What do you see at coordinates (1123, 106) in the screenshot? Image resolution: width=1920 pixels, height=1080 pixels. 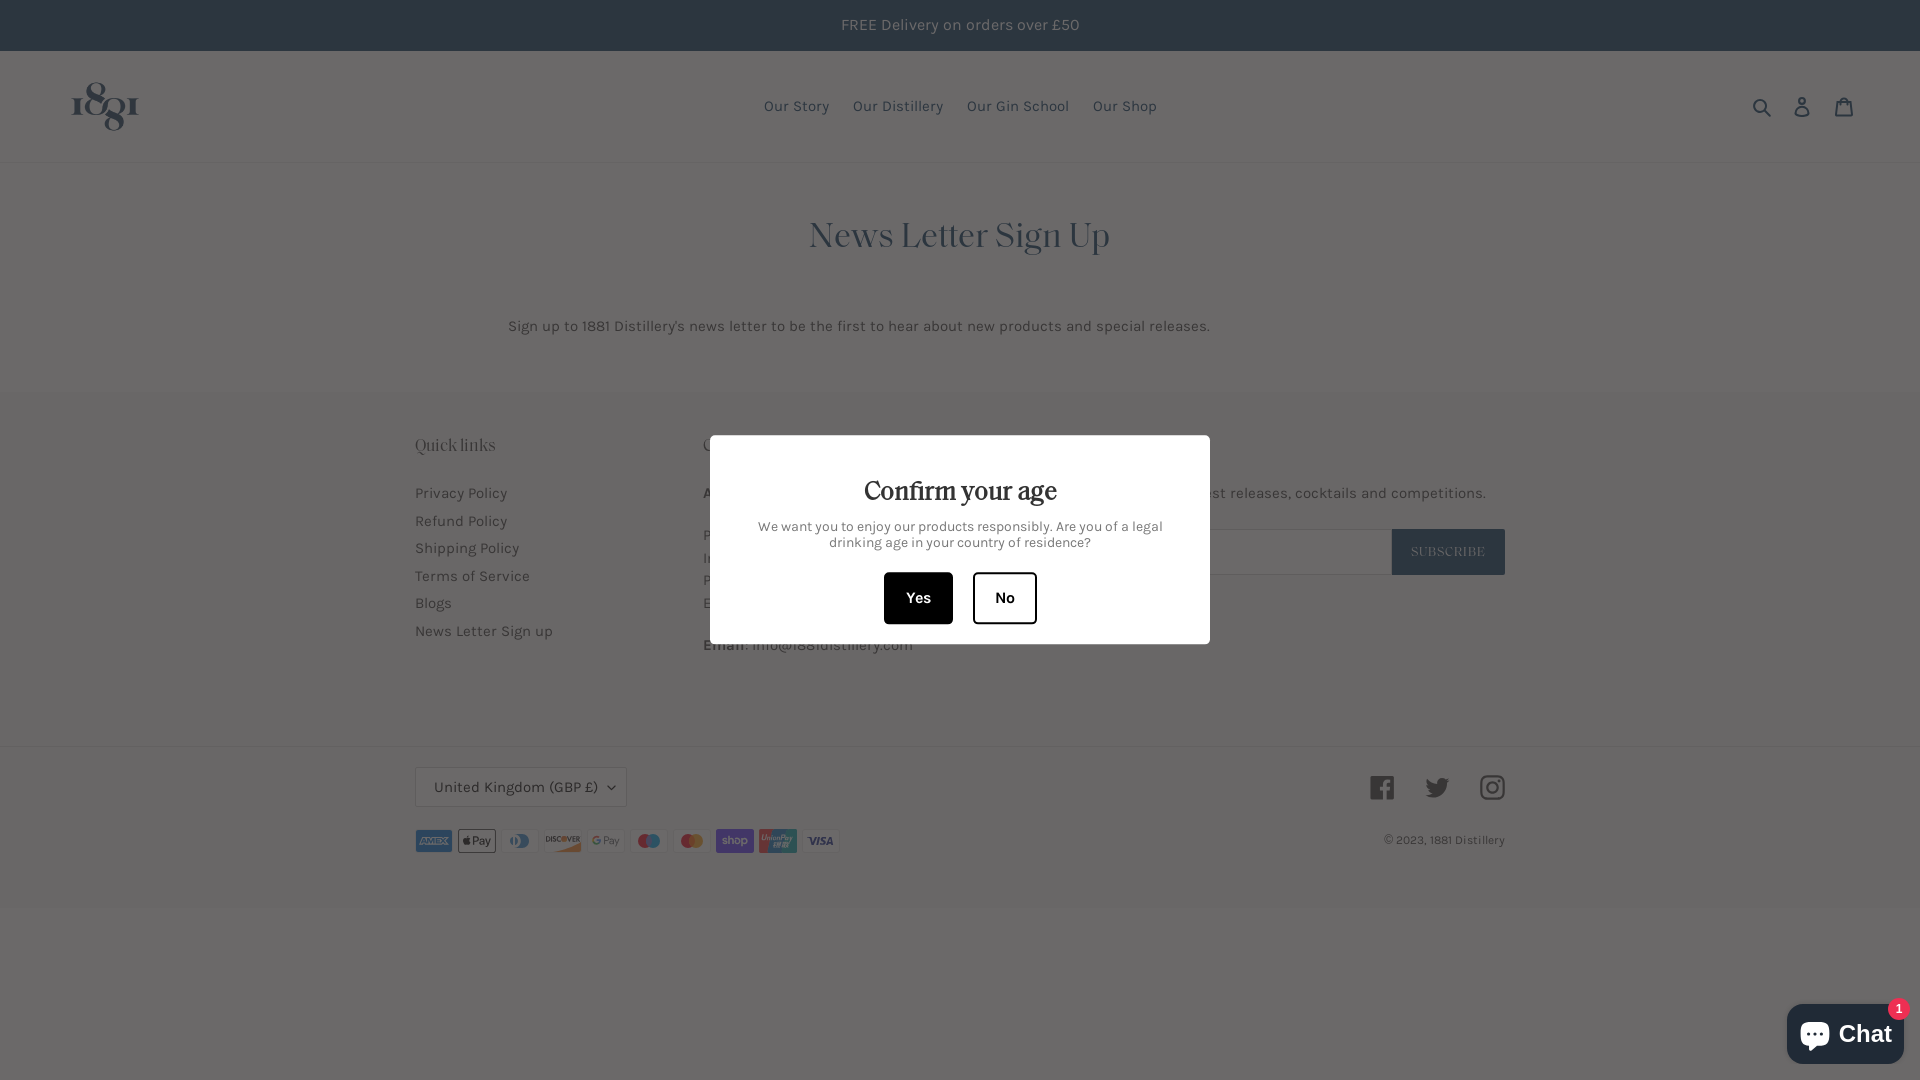 I see `'Our Shop'` at bounding box center [1123, 106].